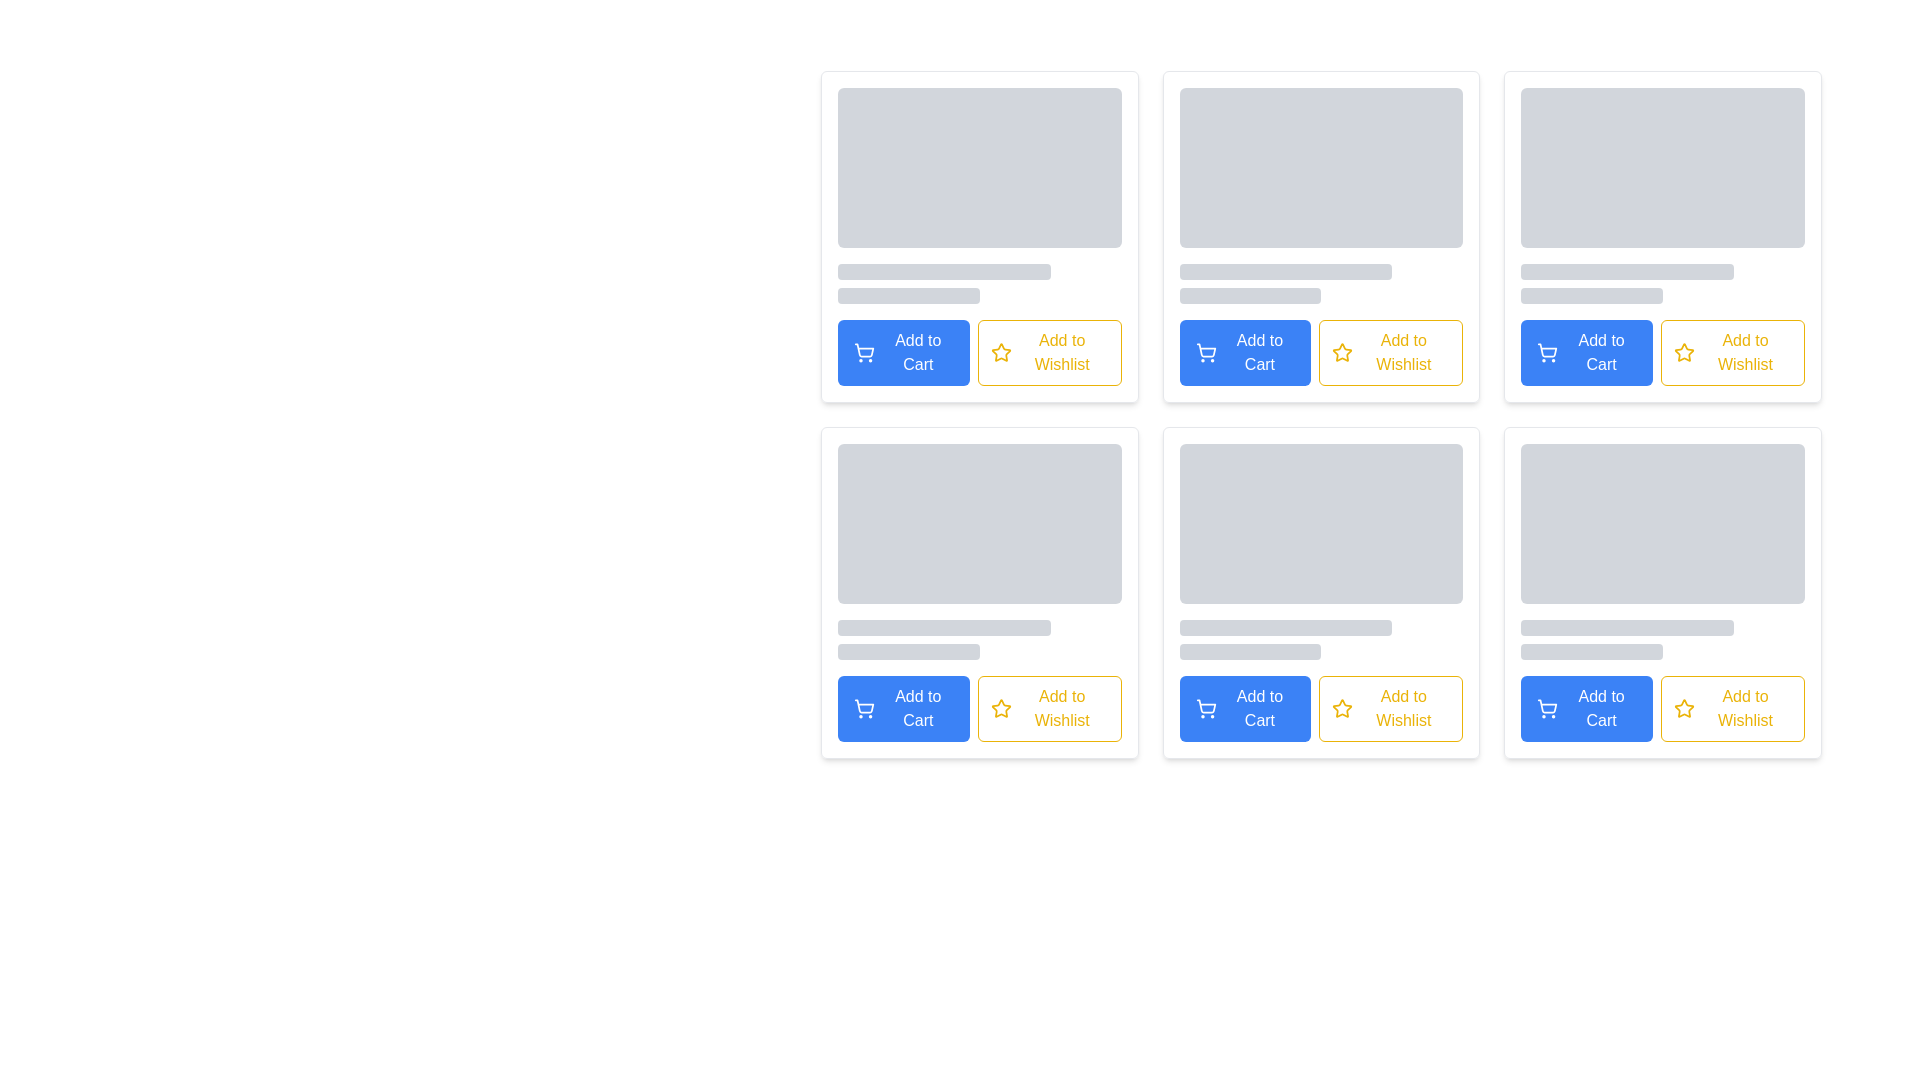  I want to click on the shopping cart icon within the 'Add to Cart' button located at the bottom left of the product card, so click(864, 349).